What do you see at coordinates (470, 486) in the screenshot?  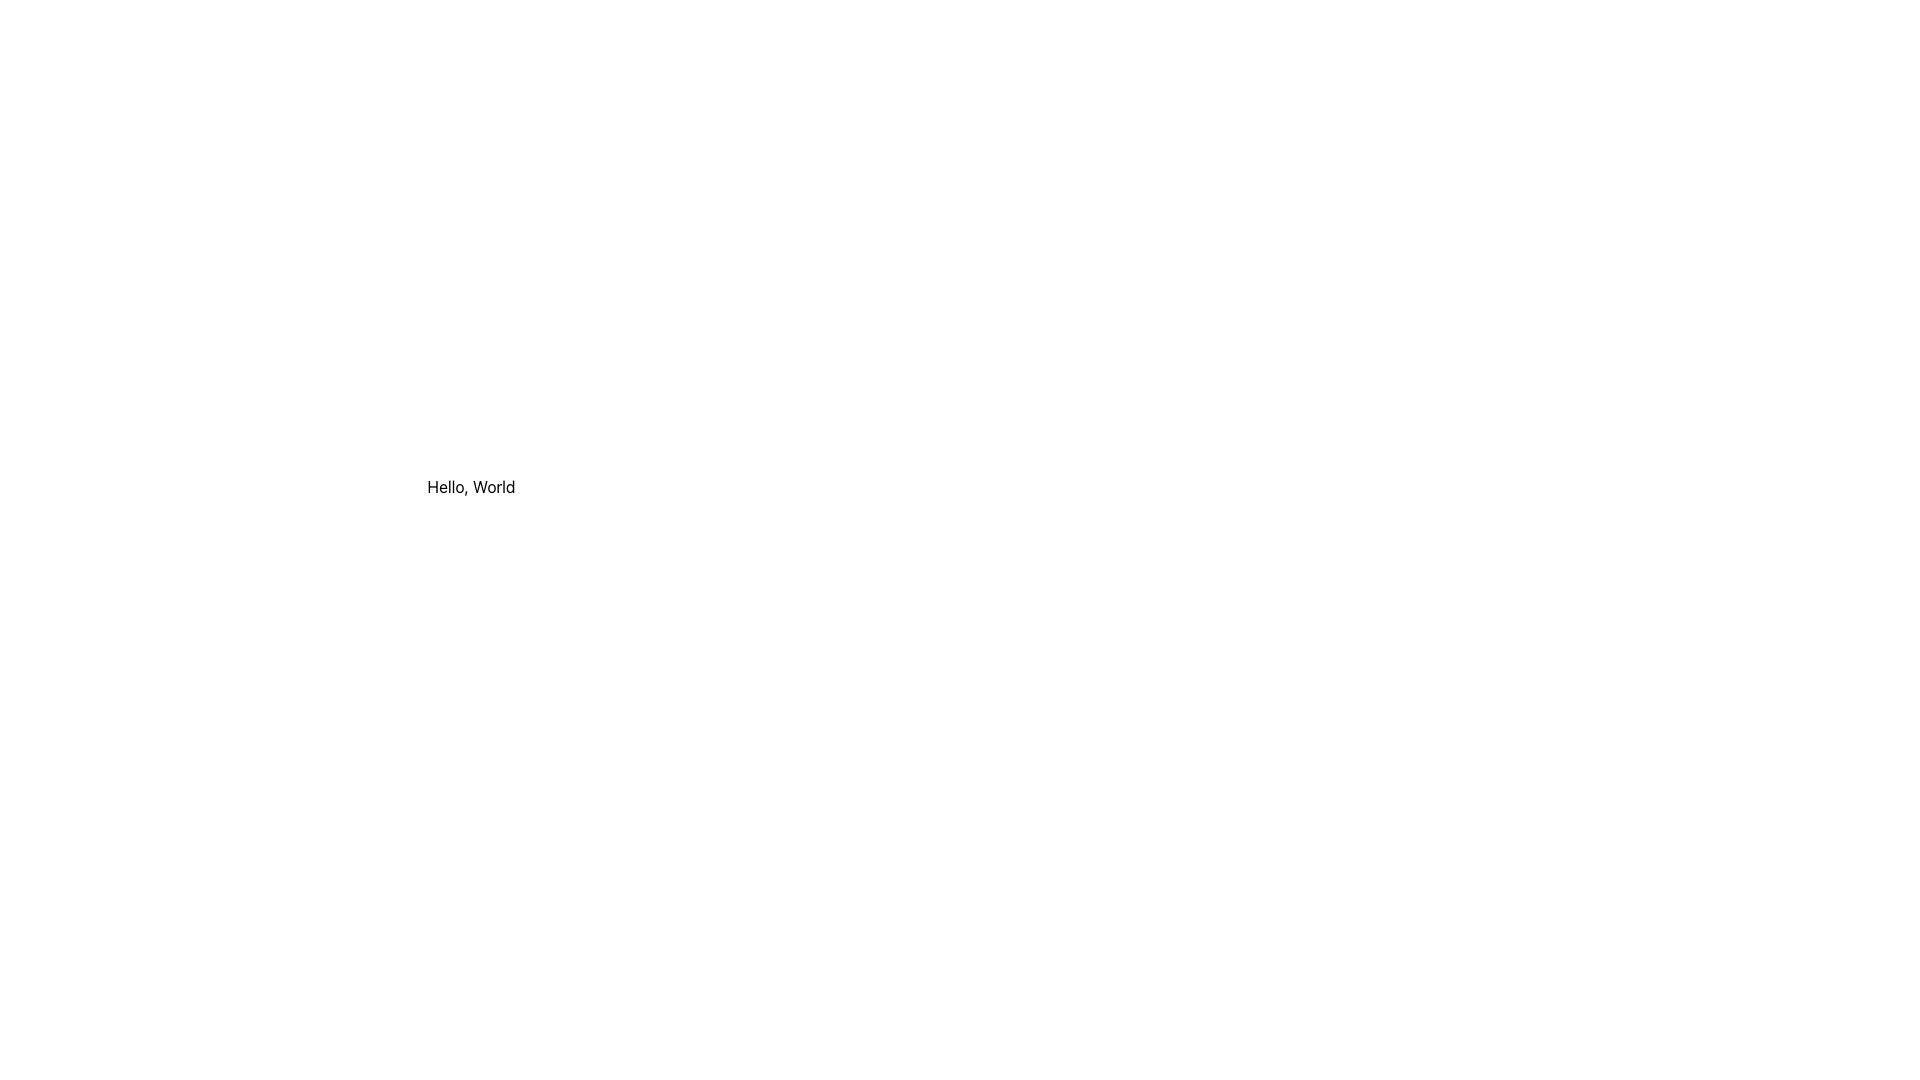 I see `the text label displaying 'Hello, World'` at bounding box center [470, 486].